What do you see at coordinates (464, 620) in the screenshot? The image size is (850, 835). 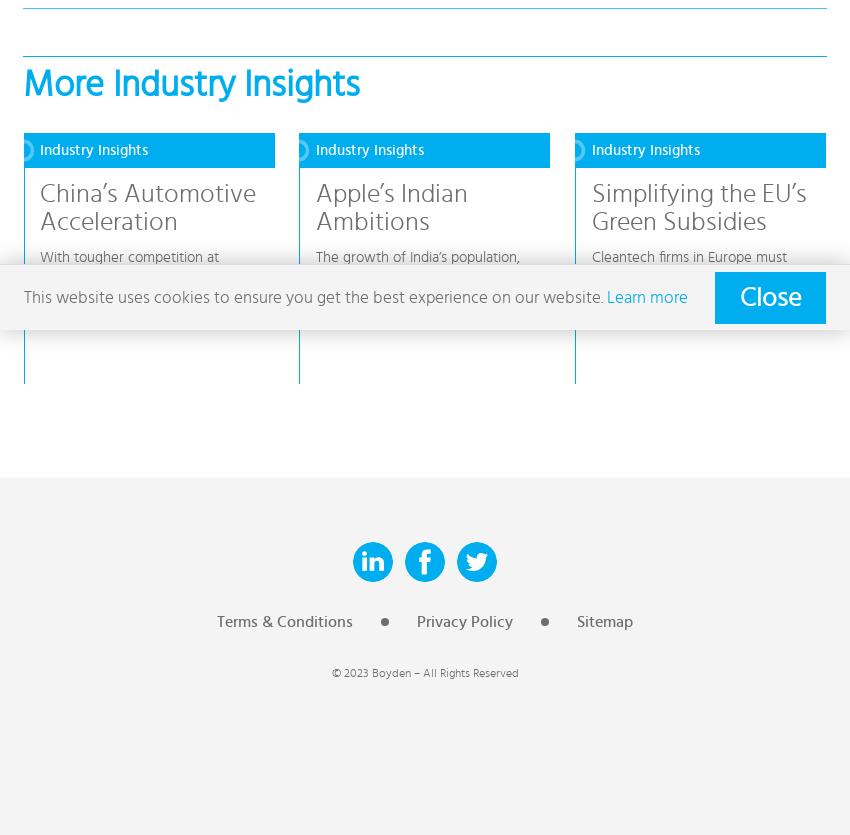 I see `'Privacy Policy'` at bounding box center [464, 620].